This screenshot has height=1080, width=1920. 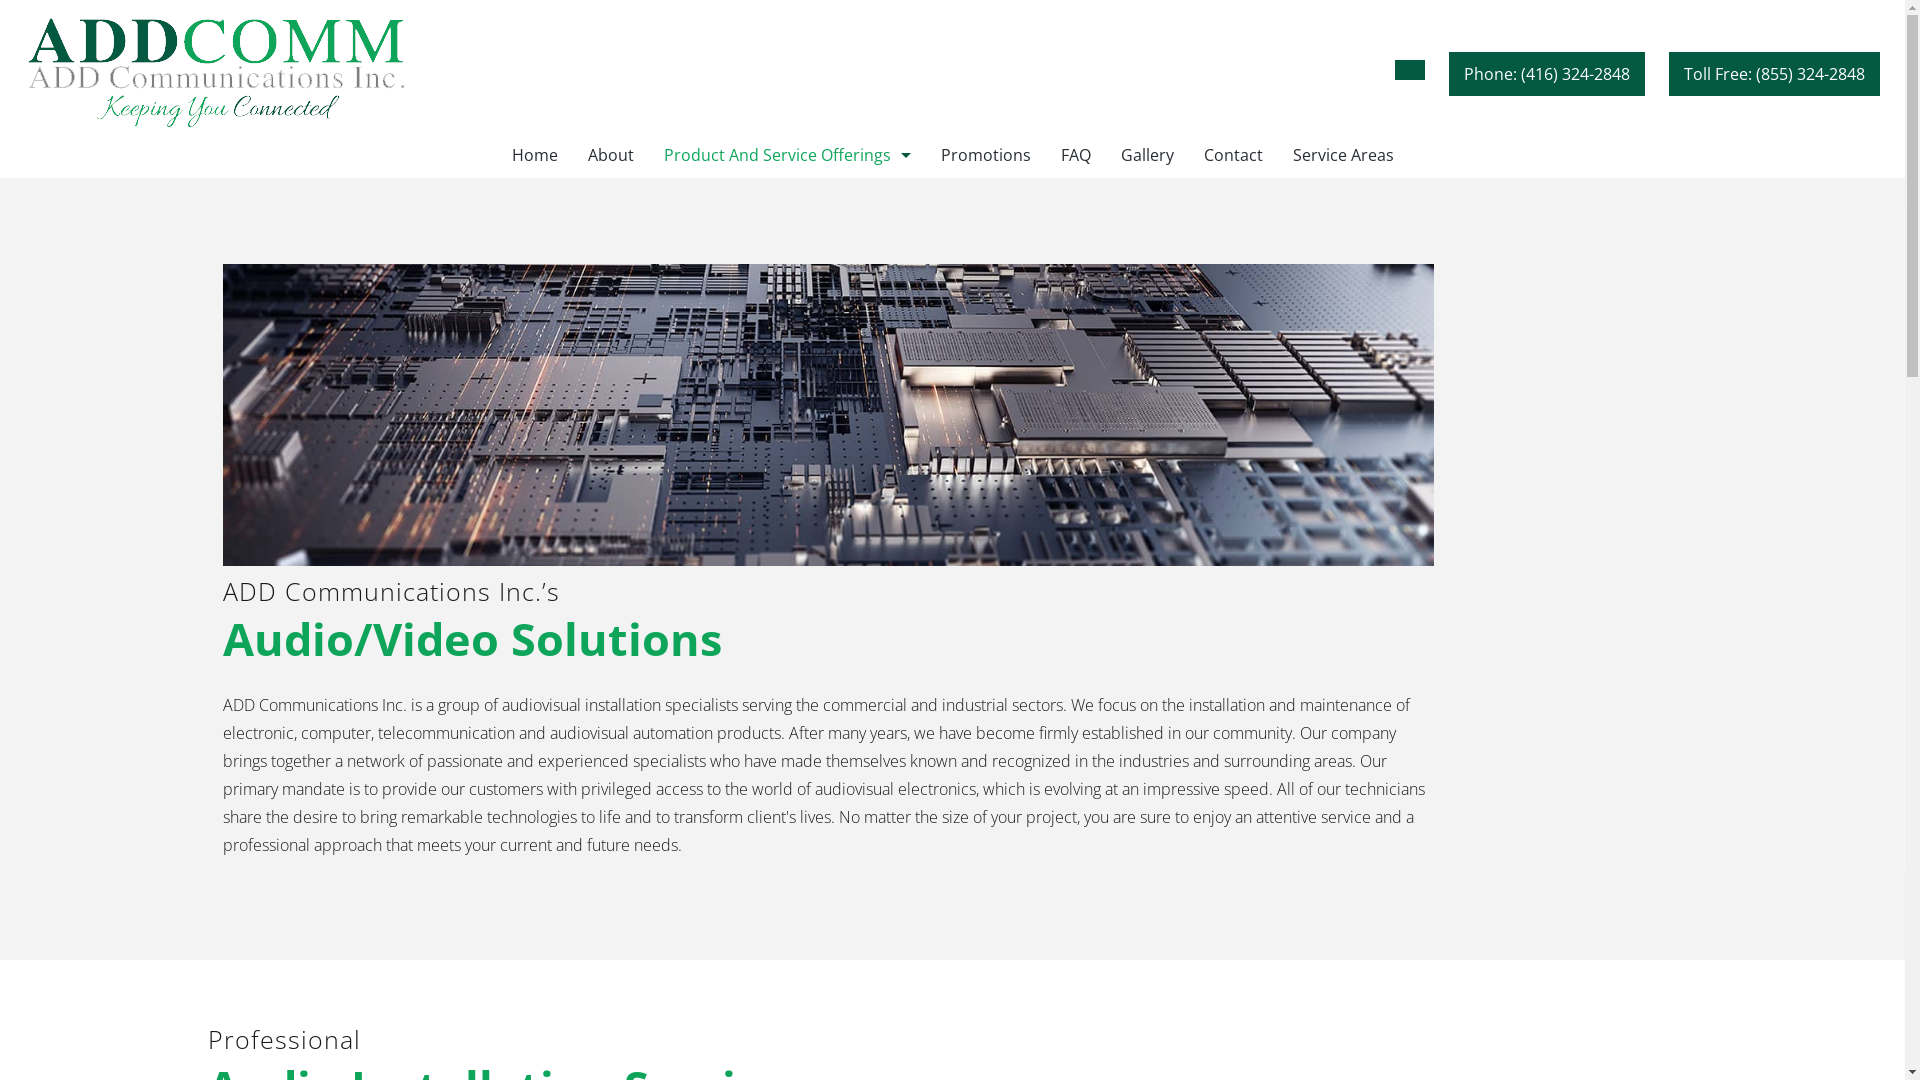 What do you see at coordinates (785, 244) in the screenshot?
I see `'HOSTED IP / VoIP Systems'` at bounding box center [785, 244].